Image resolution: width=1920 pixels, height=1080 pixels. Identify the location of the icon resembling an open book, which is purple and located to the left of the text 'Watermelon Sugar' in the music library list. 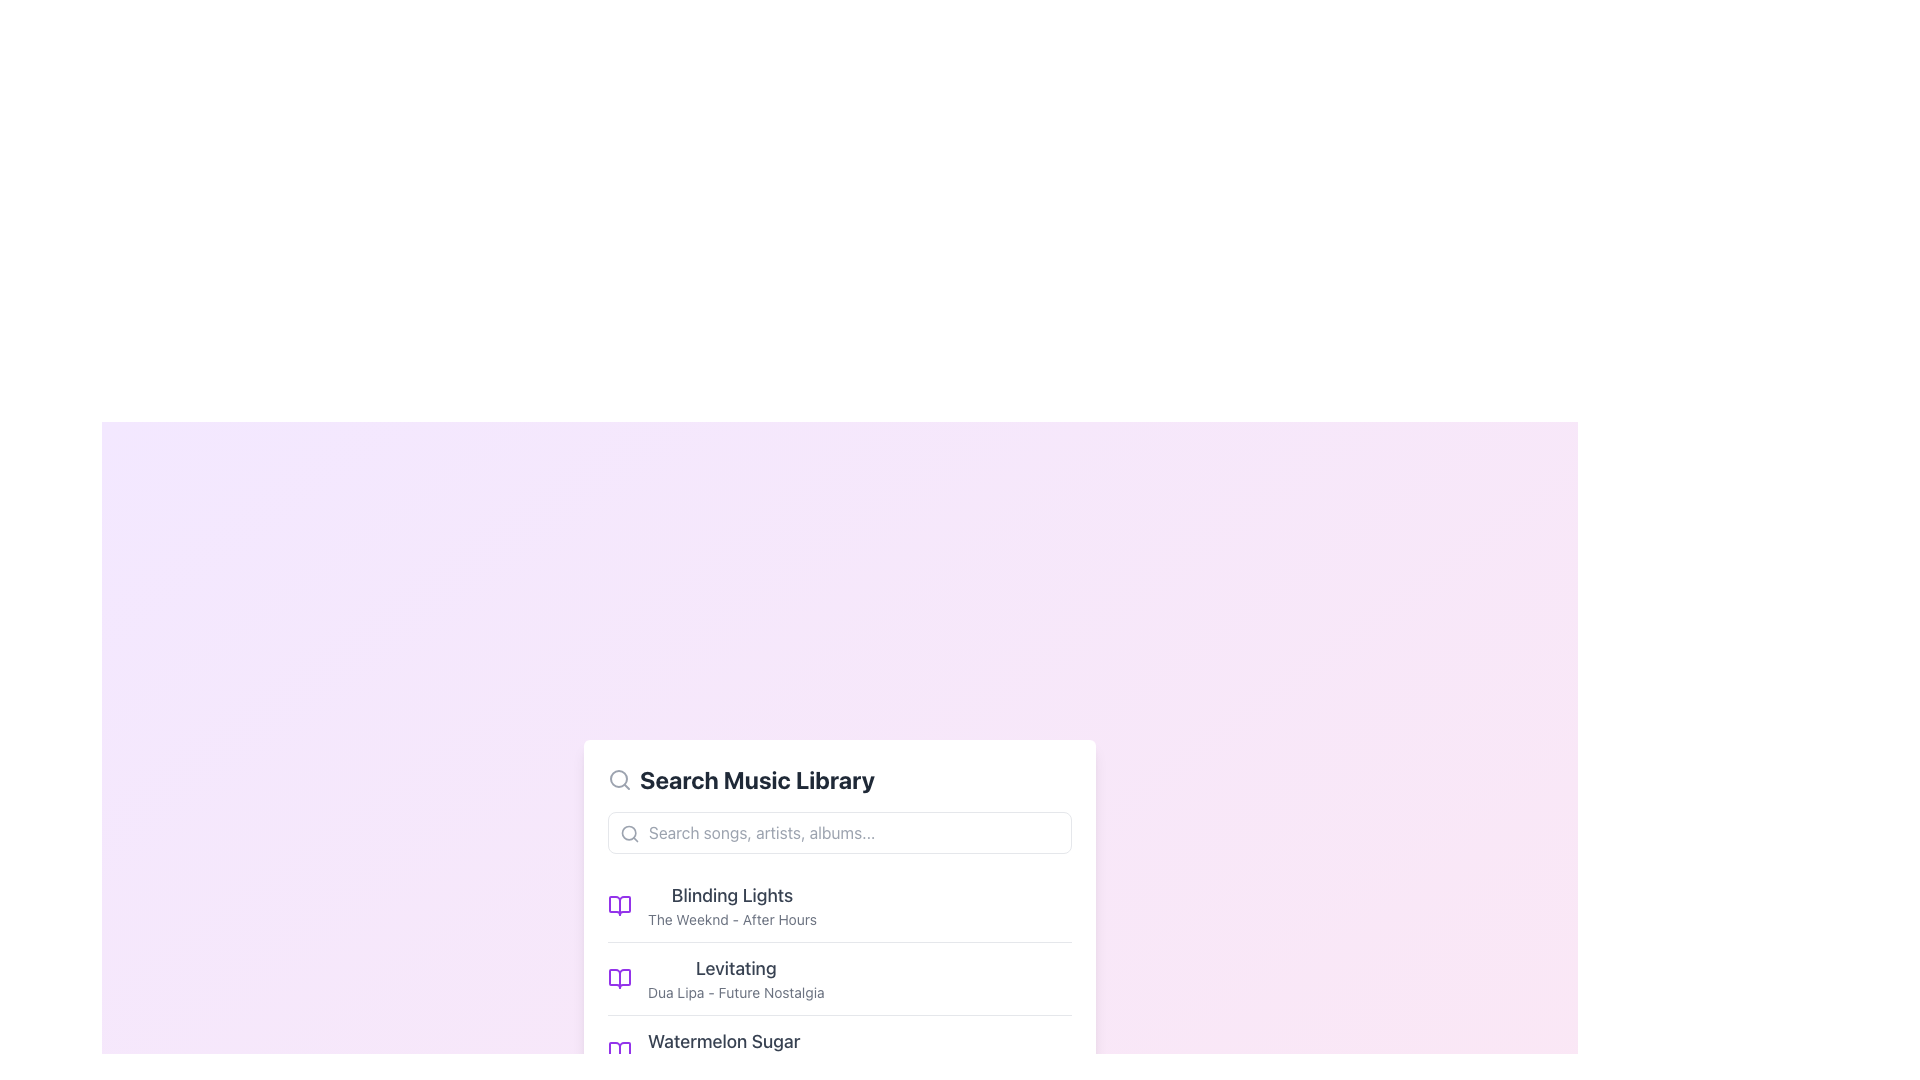
(618, 1049).